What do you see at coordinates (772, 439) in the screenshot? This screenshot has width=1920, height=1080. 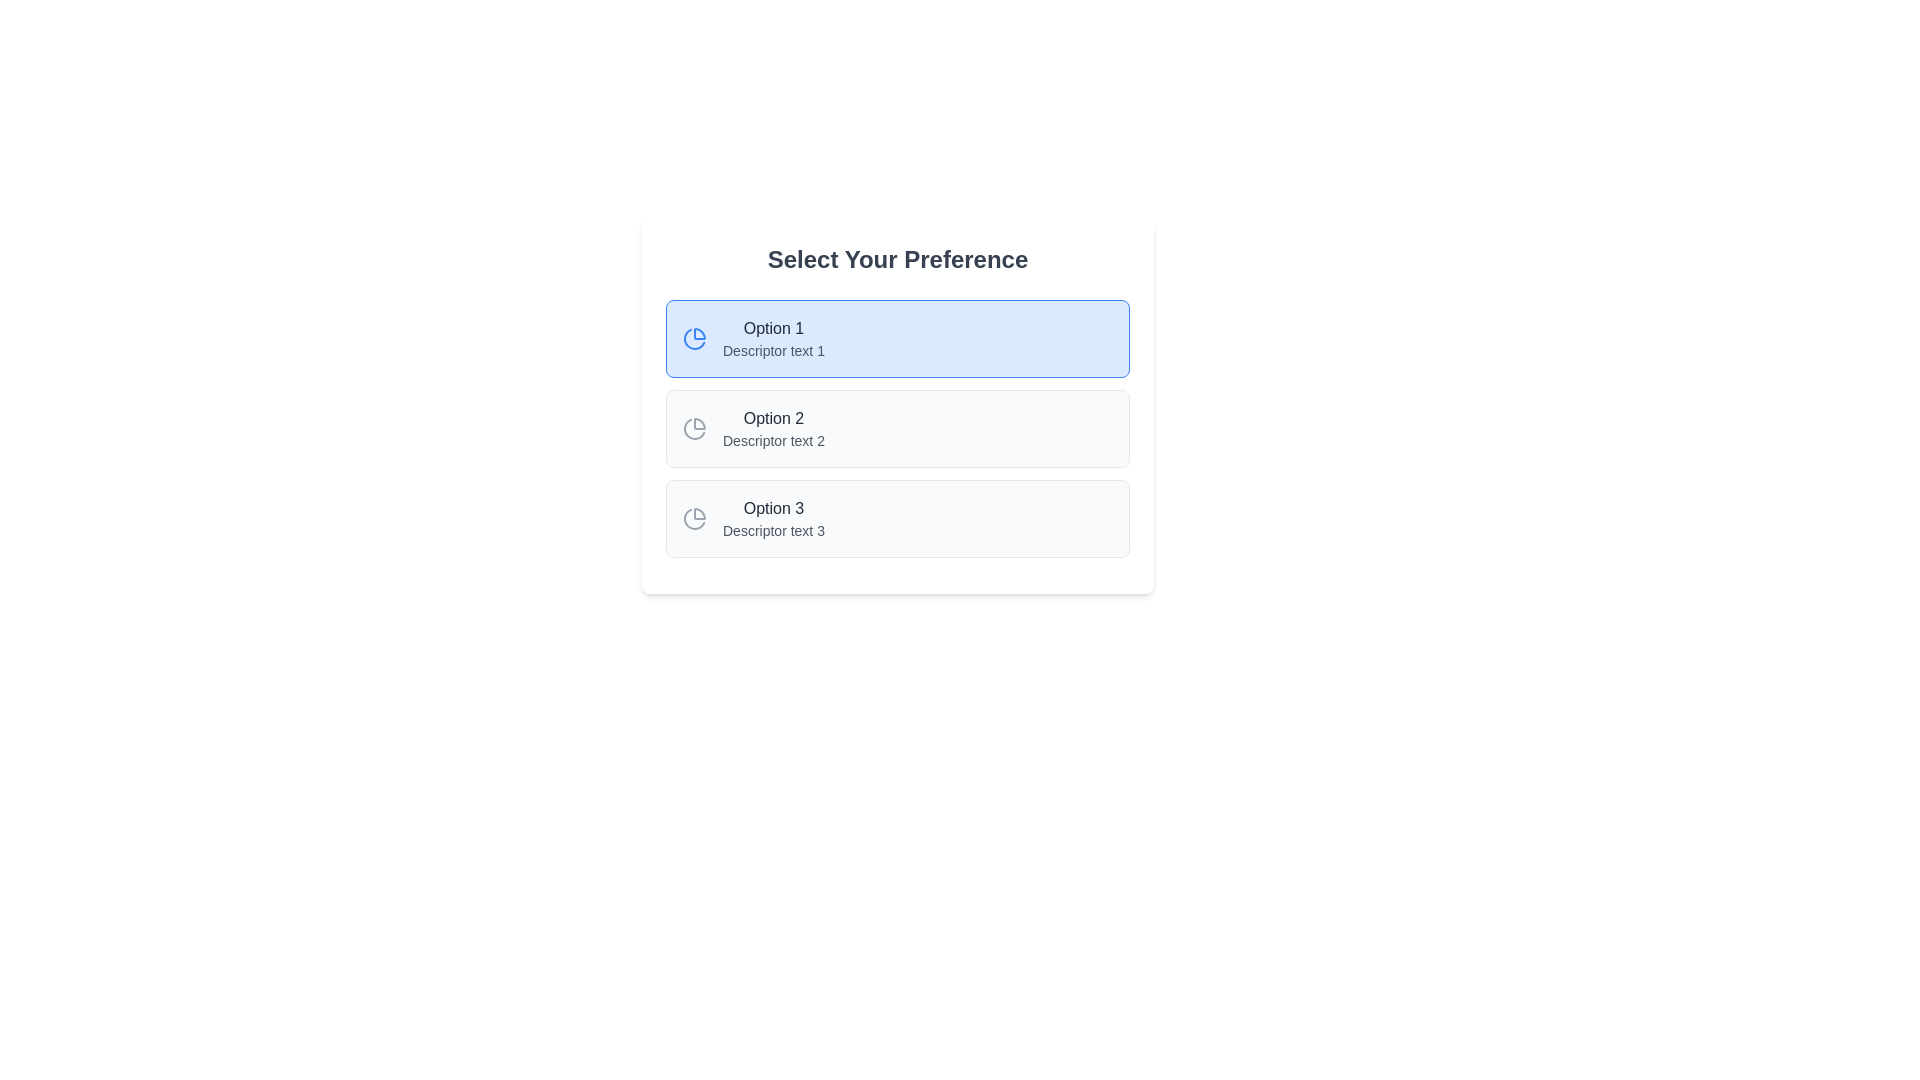 I see `the text label providing additional information for 'Option 2', which is located in the second card section under 'Select Your Preference'` at bounding box center [772, 439].